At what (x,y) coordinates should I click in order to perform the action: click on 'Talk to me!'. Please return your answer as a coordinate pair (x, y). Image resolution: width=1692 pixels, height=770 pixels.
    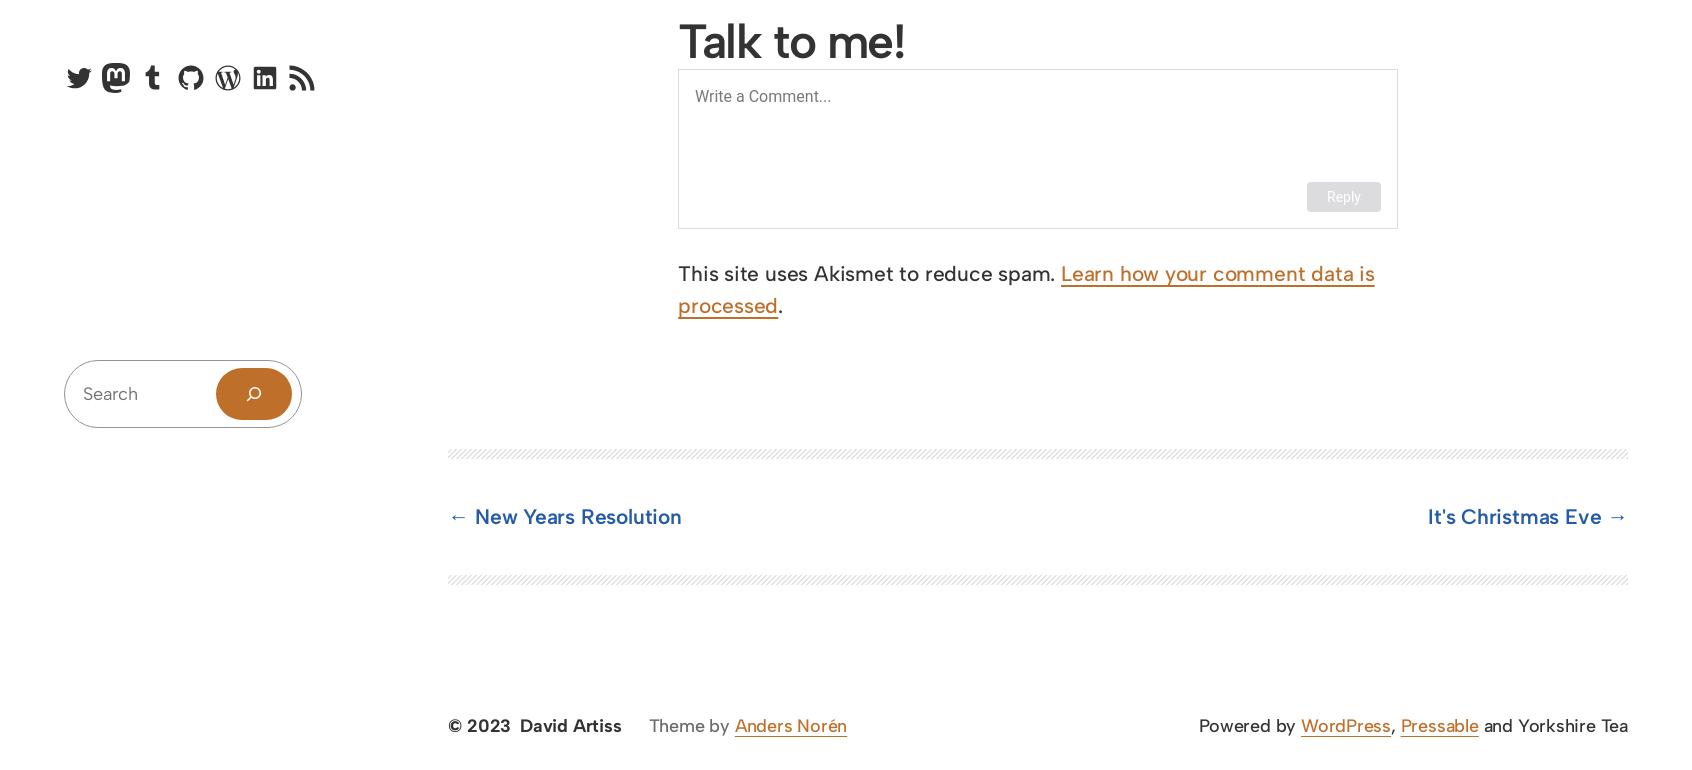
    Looking at the image, I should click on (791, 38).